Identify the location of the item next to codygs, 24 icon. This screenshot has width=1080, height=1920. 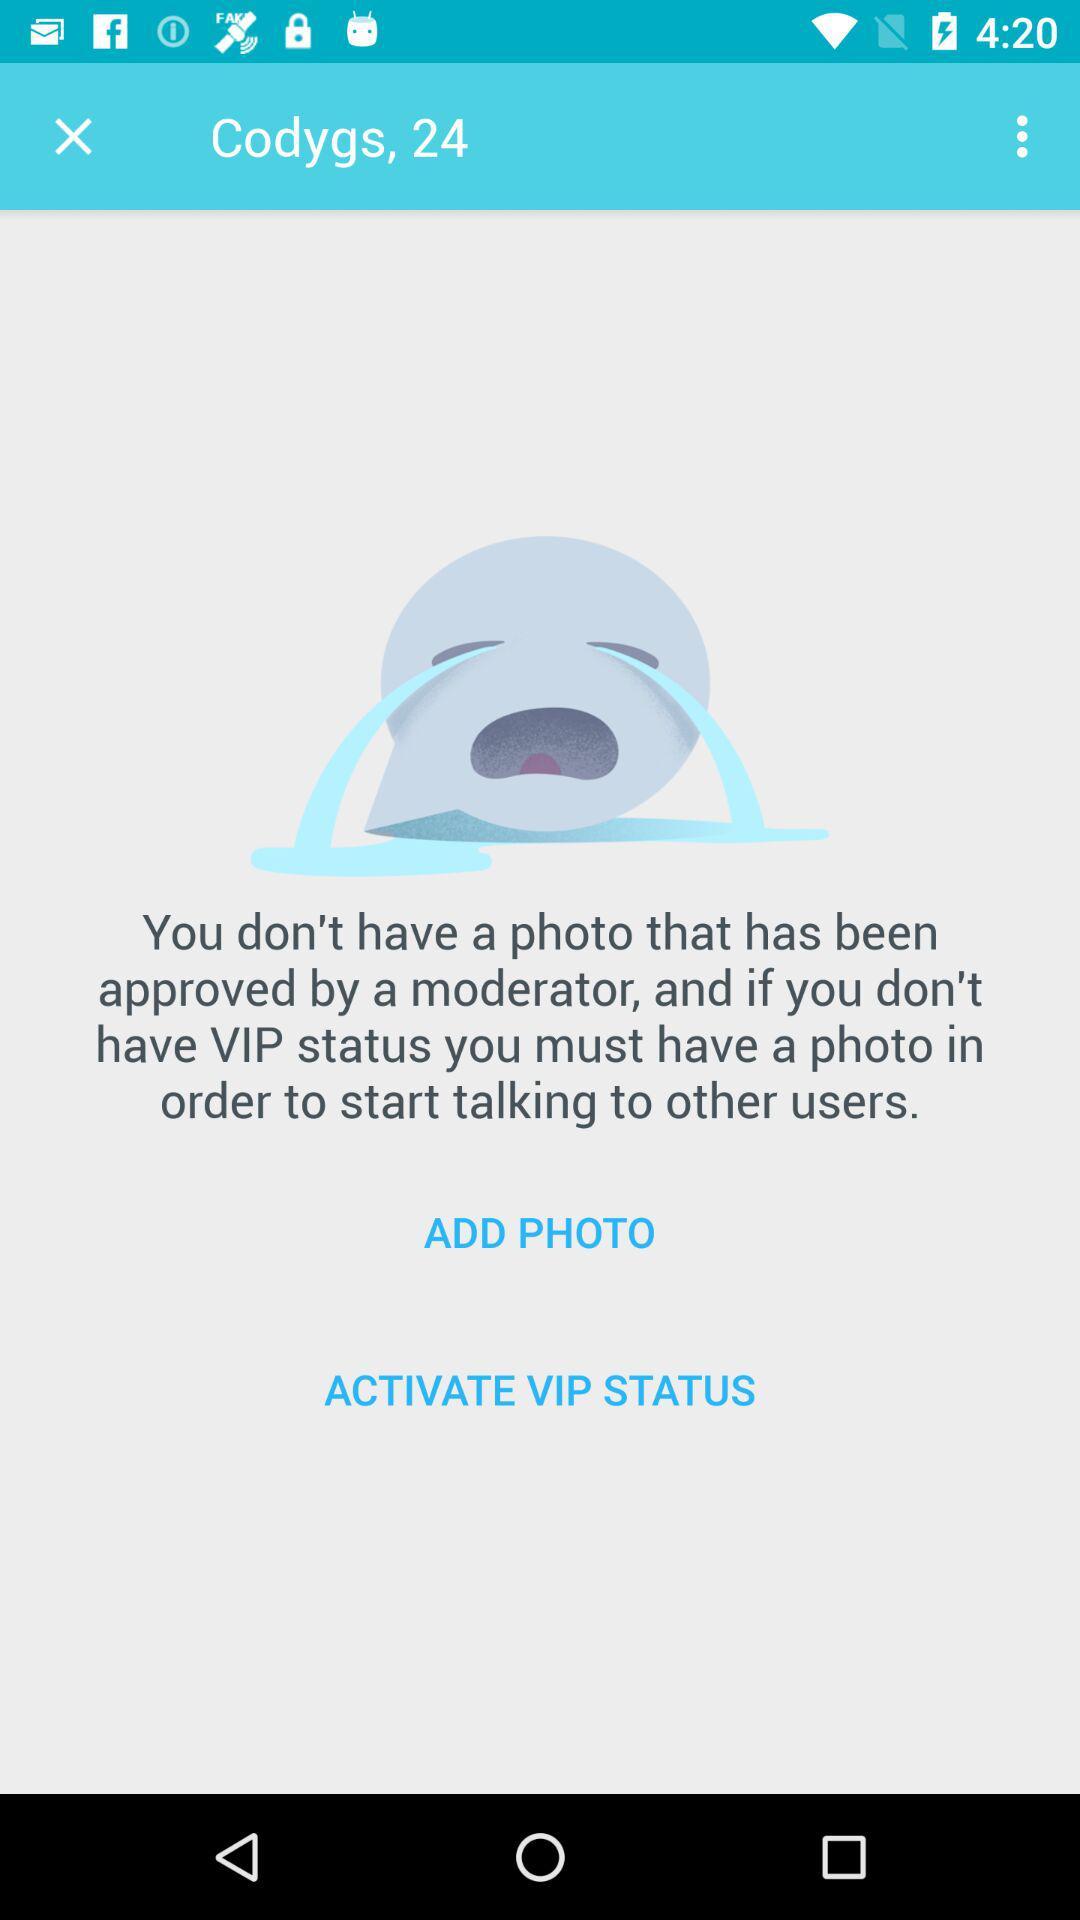
(72, 135).